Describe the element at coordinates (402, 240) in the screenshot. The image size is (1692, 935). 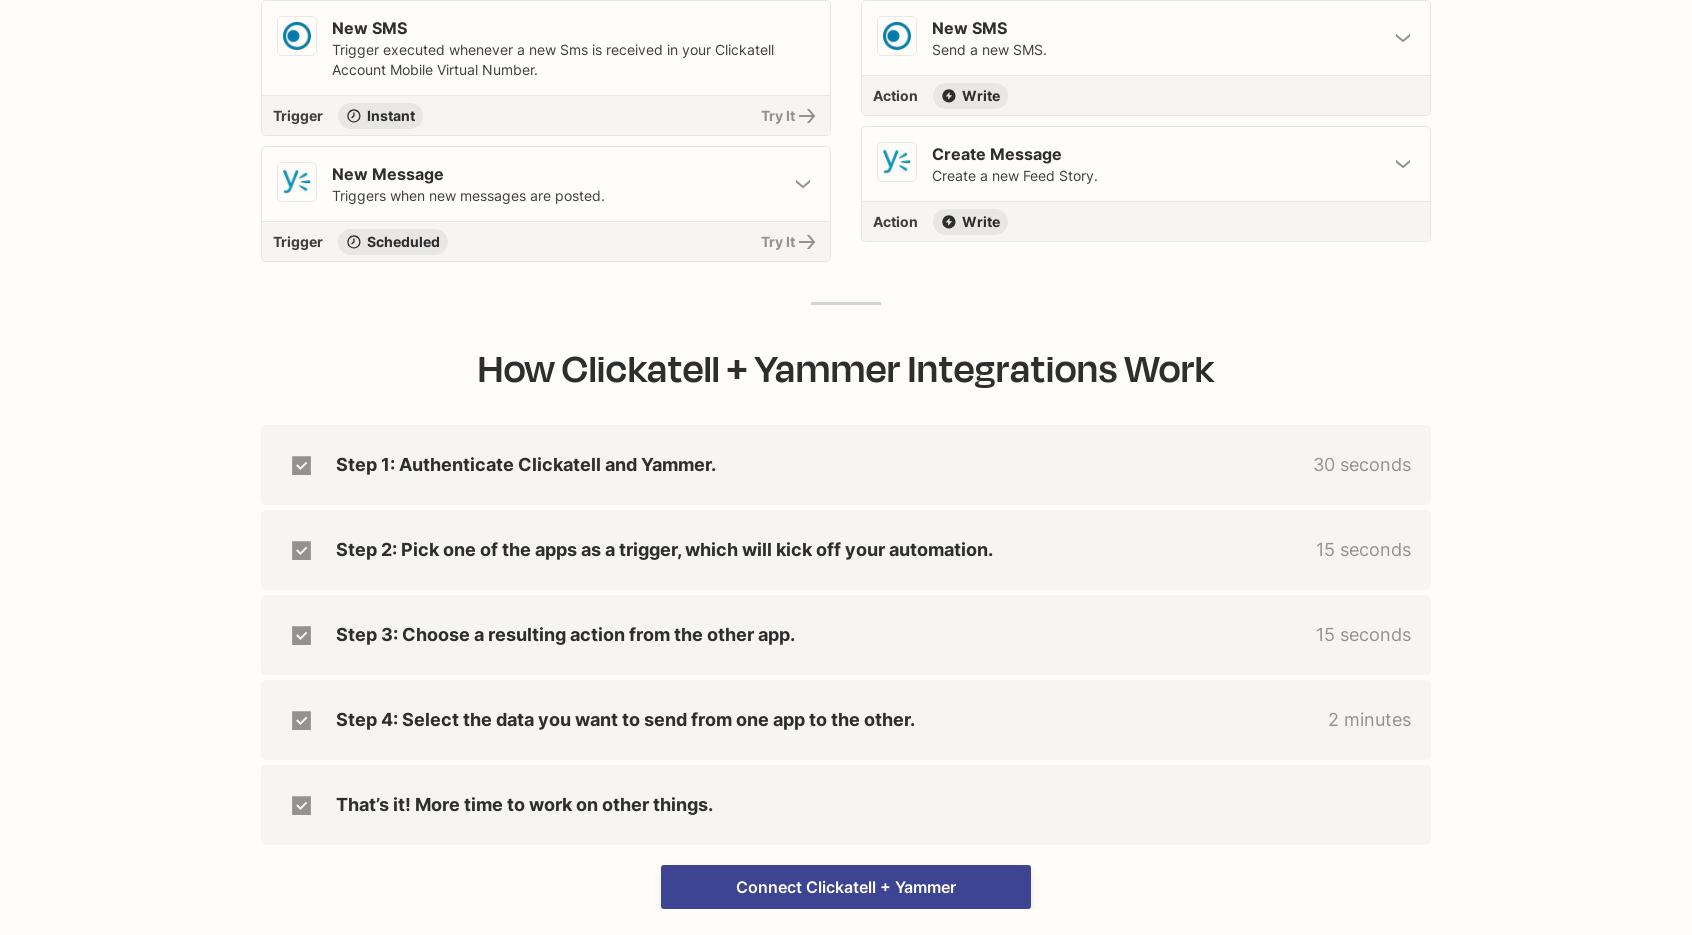
I see `'Scheduled'` at that location.